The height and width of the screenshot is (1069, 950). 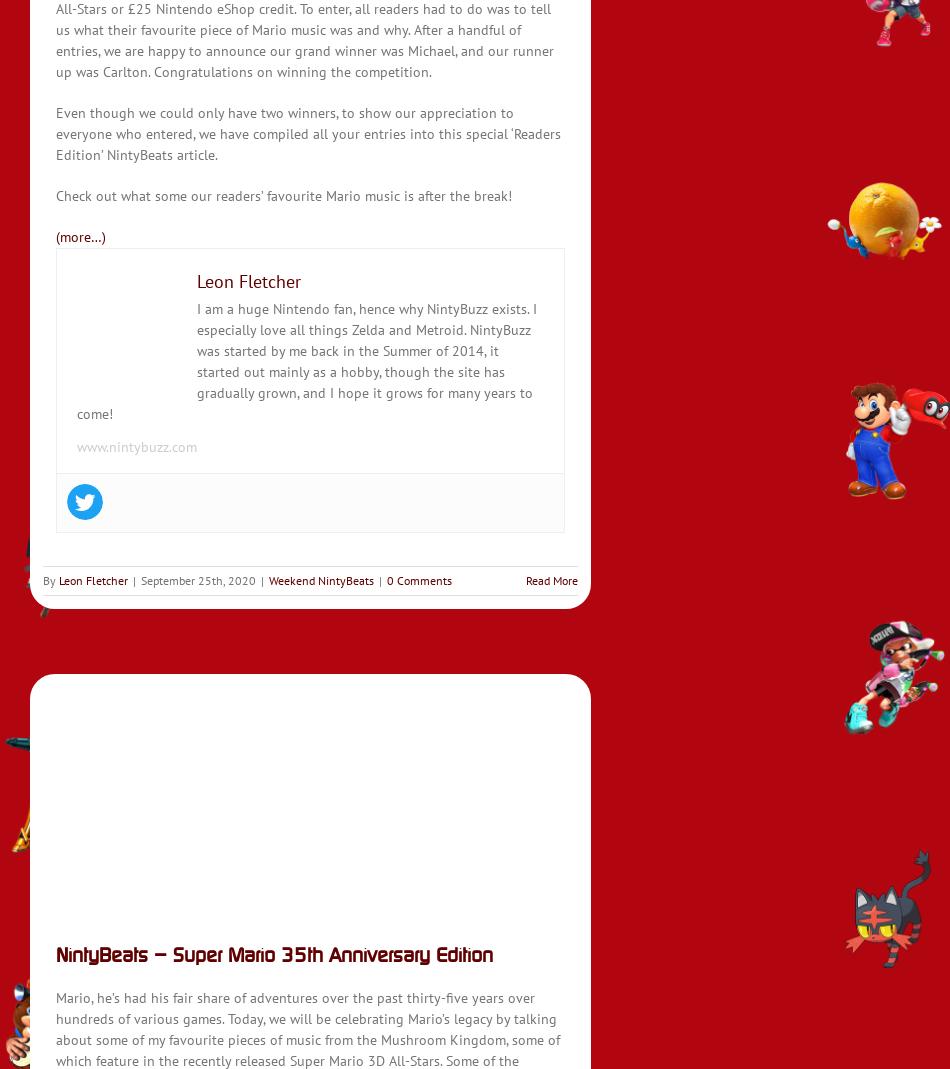 What do you see at coordinates (81, 235) in the screenshot?
I see `'(more…)'` at bounding box center [81, 235].